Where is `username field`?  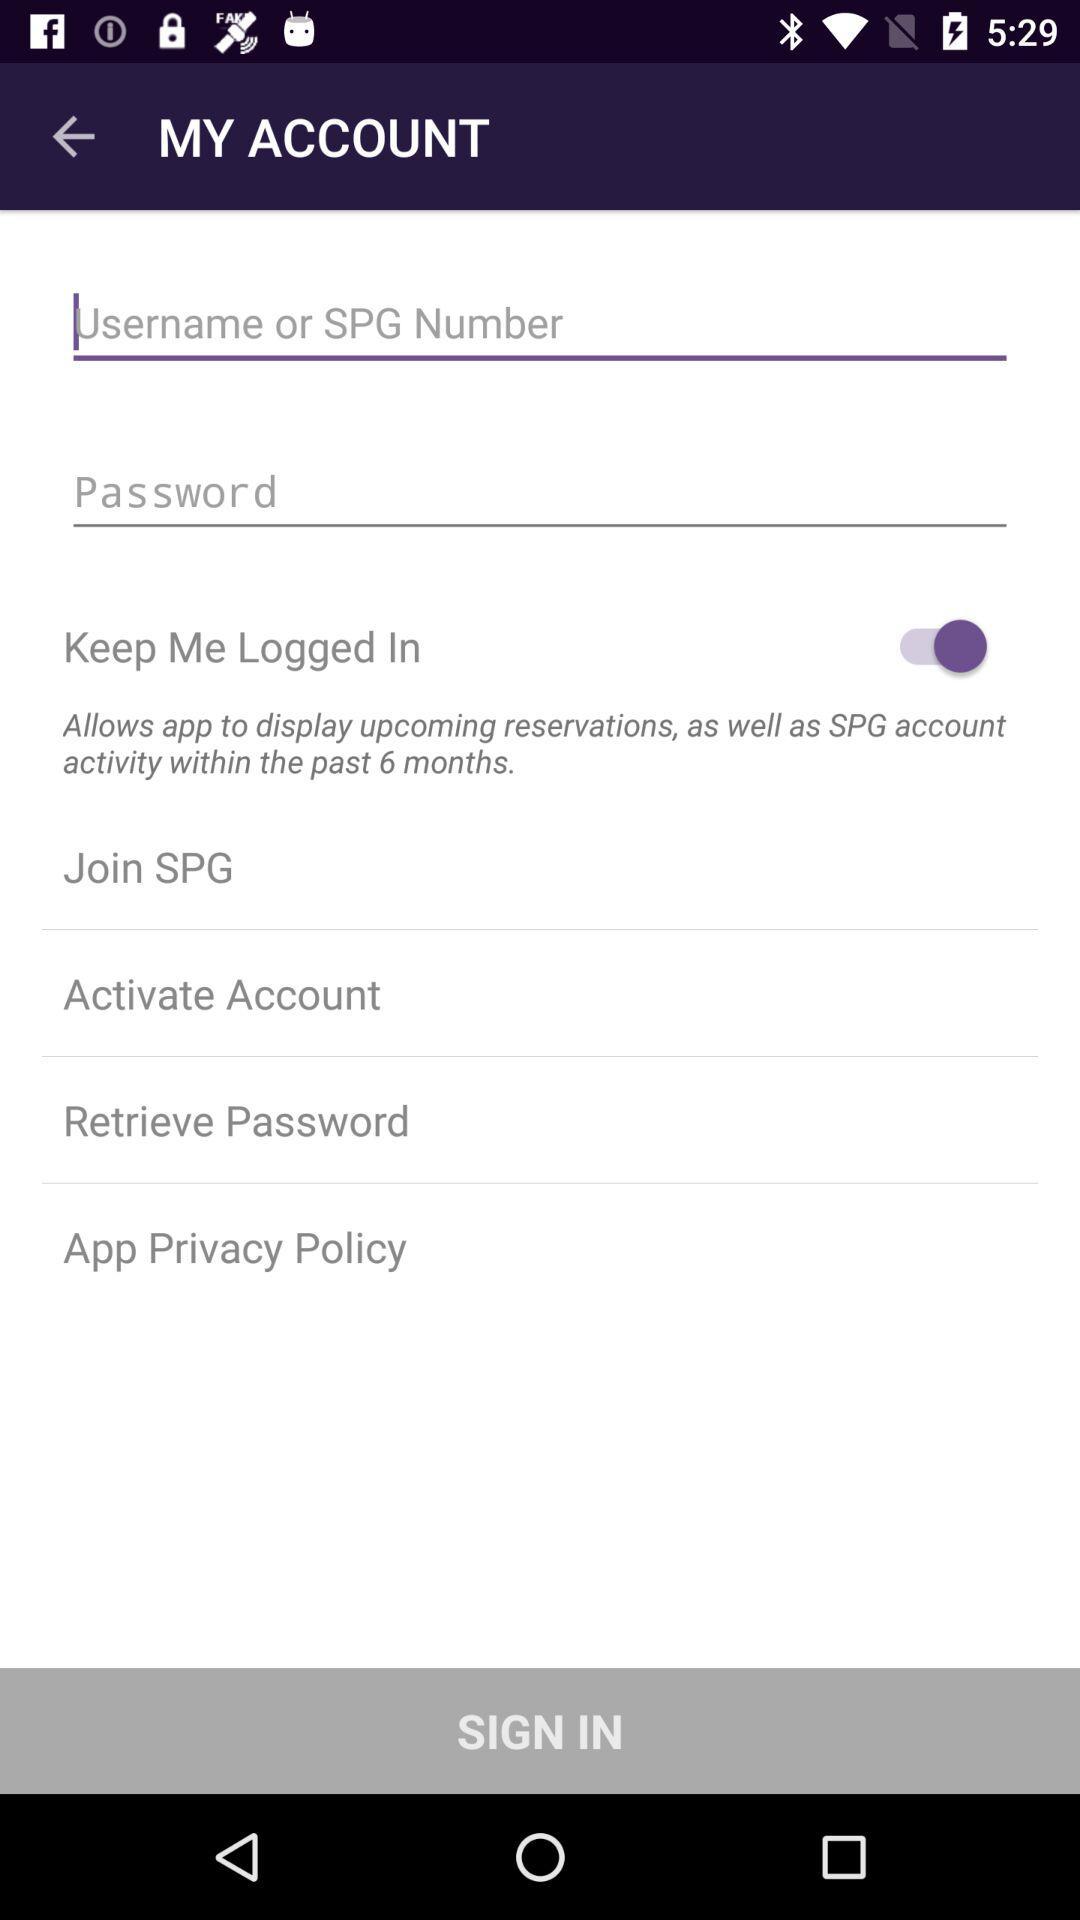 username field is located at coordinates (540, 322).